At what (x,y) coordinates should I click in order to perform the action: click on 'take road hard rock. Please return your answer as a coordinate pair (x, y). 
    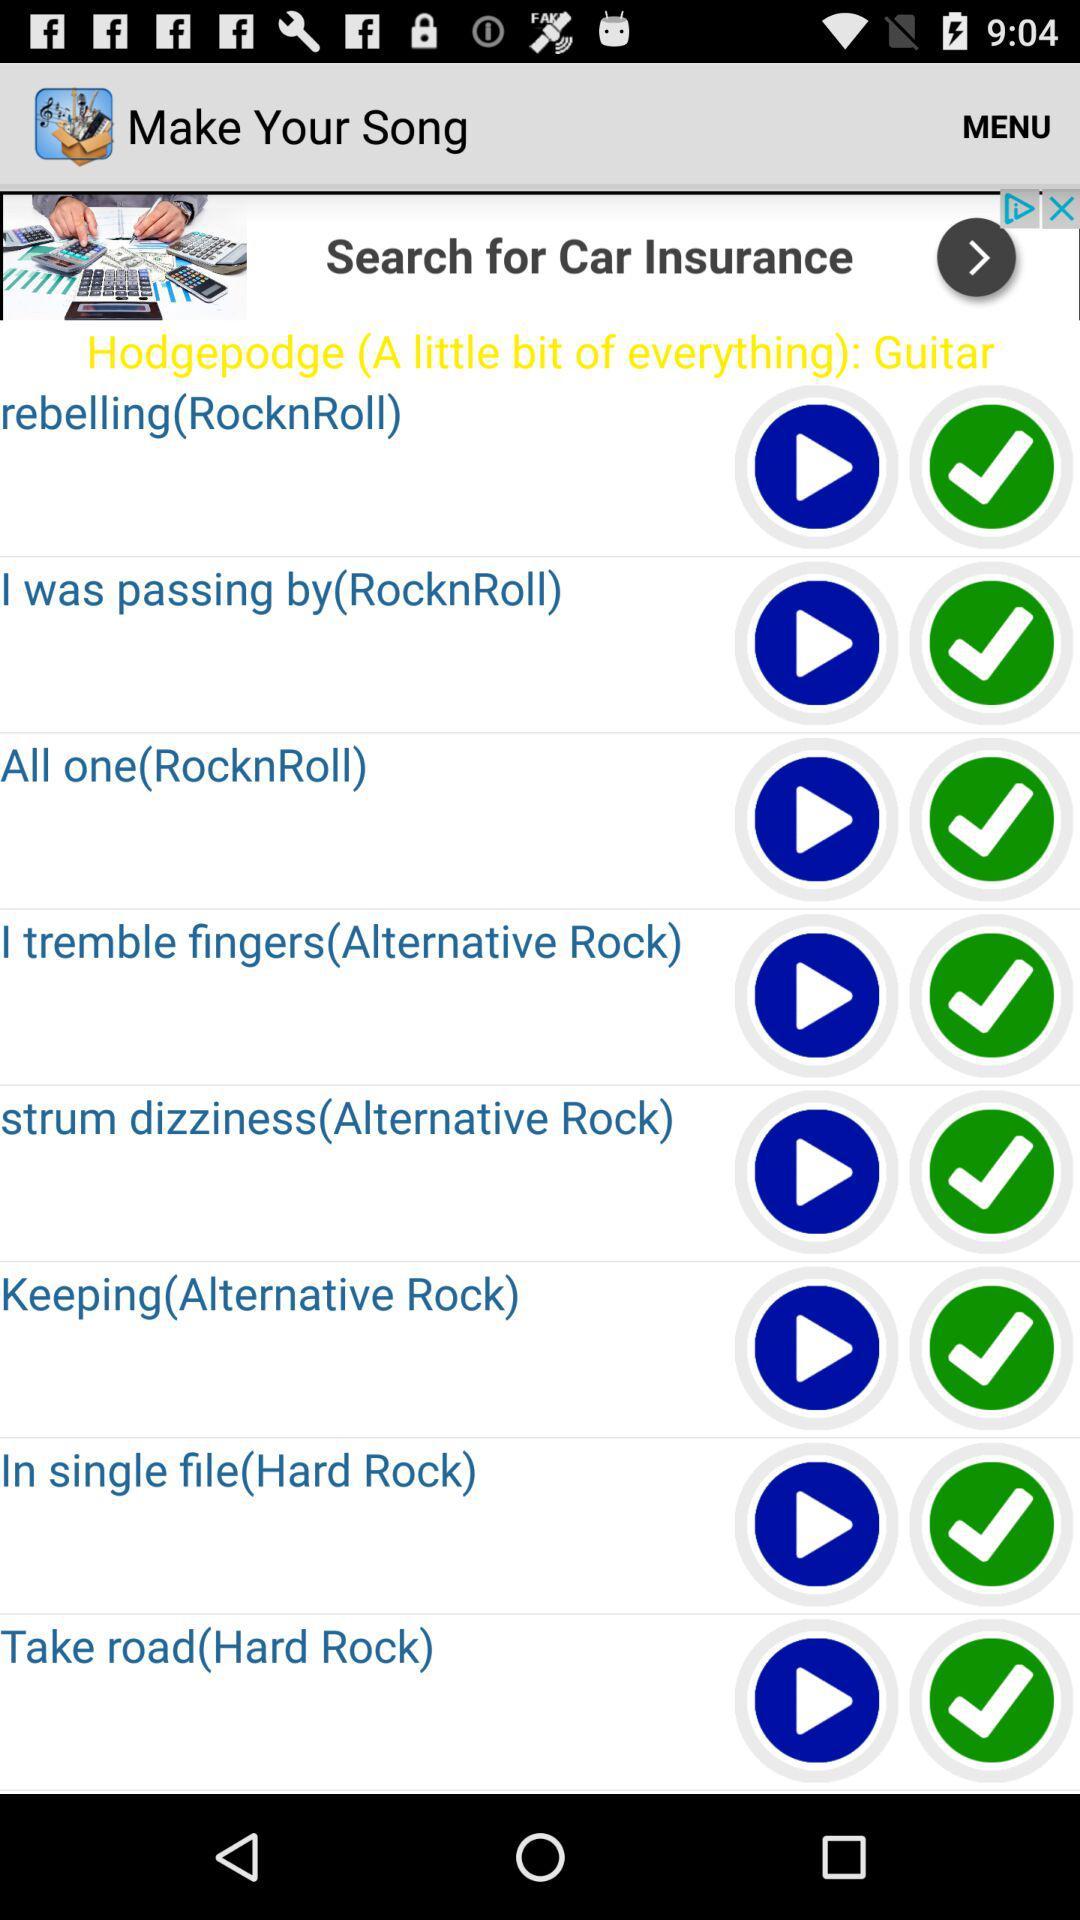
    Looking at the image, I should click on (817, 1701).